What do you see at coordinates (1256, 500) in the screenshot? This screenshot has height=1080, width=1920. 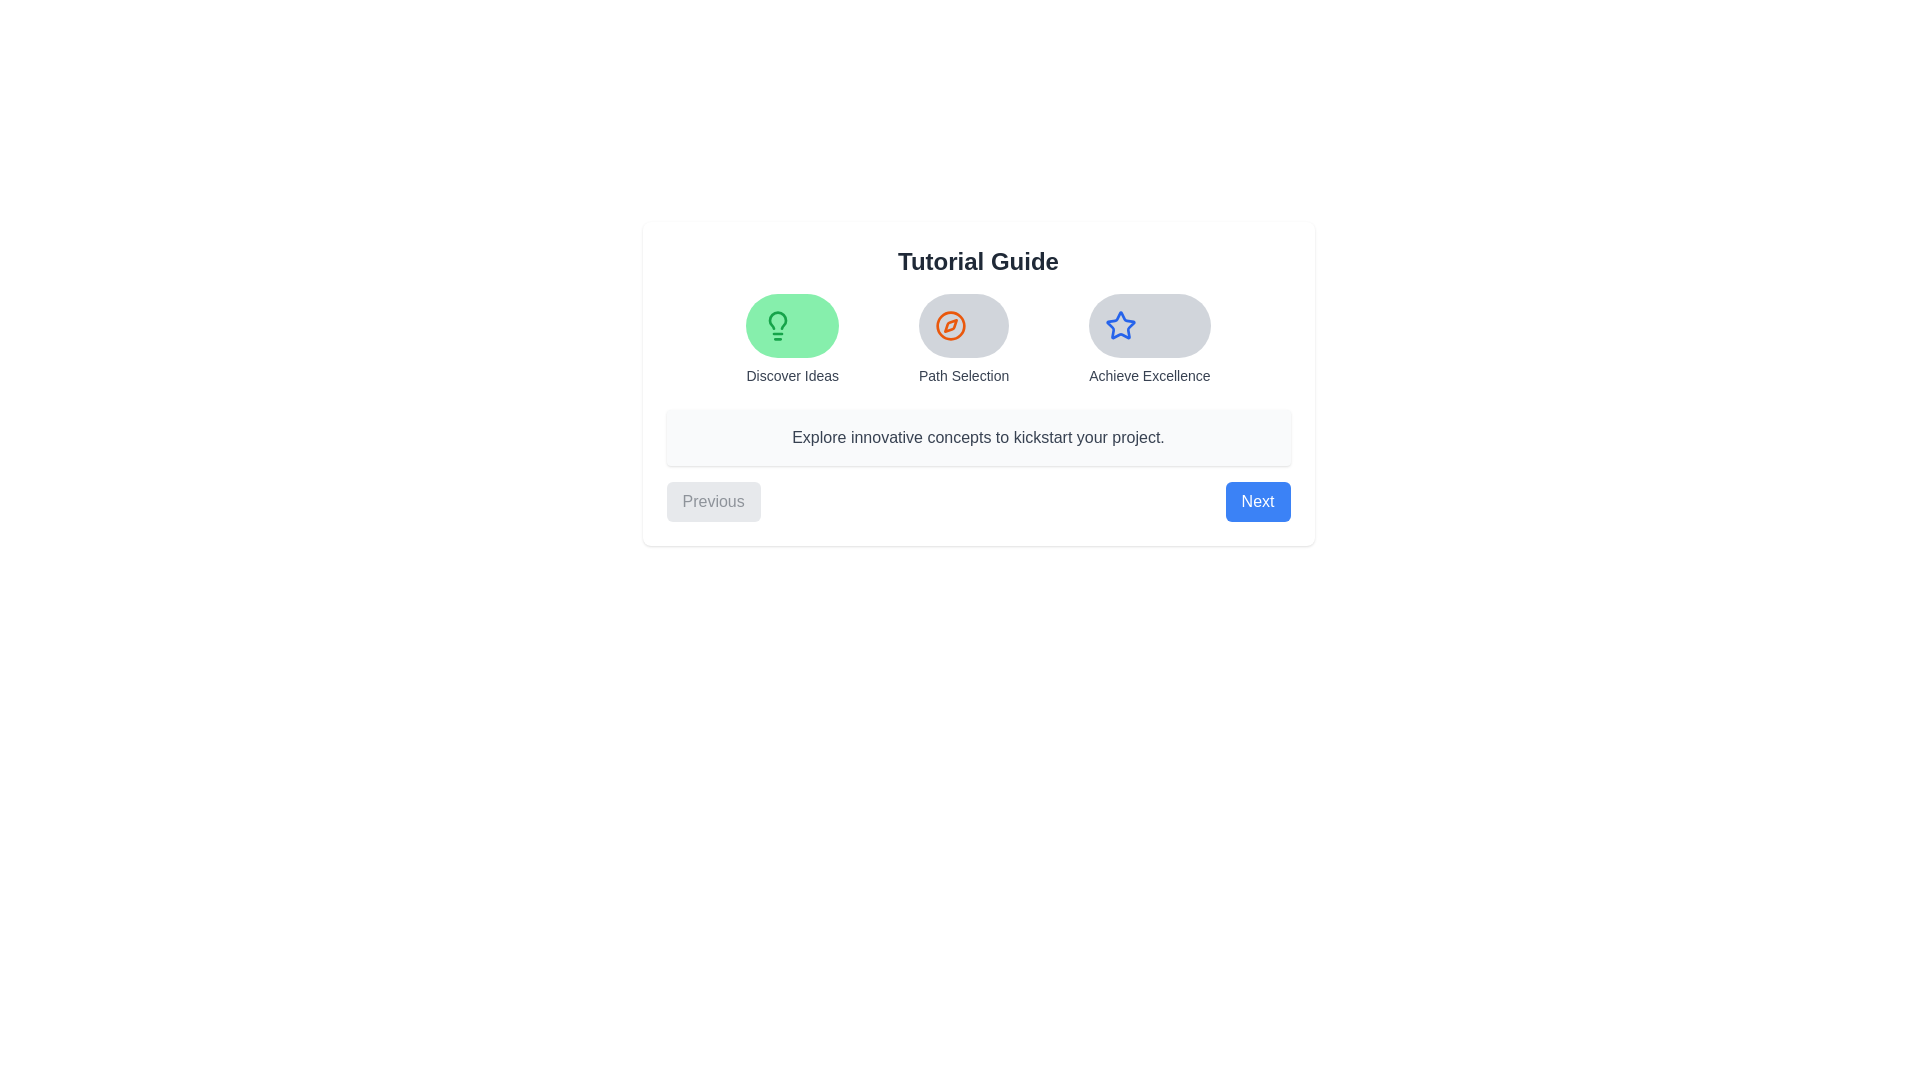 I see `the 'Next' button to advance to the next tutorial step` at bounding box center [1256, 500].